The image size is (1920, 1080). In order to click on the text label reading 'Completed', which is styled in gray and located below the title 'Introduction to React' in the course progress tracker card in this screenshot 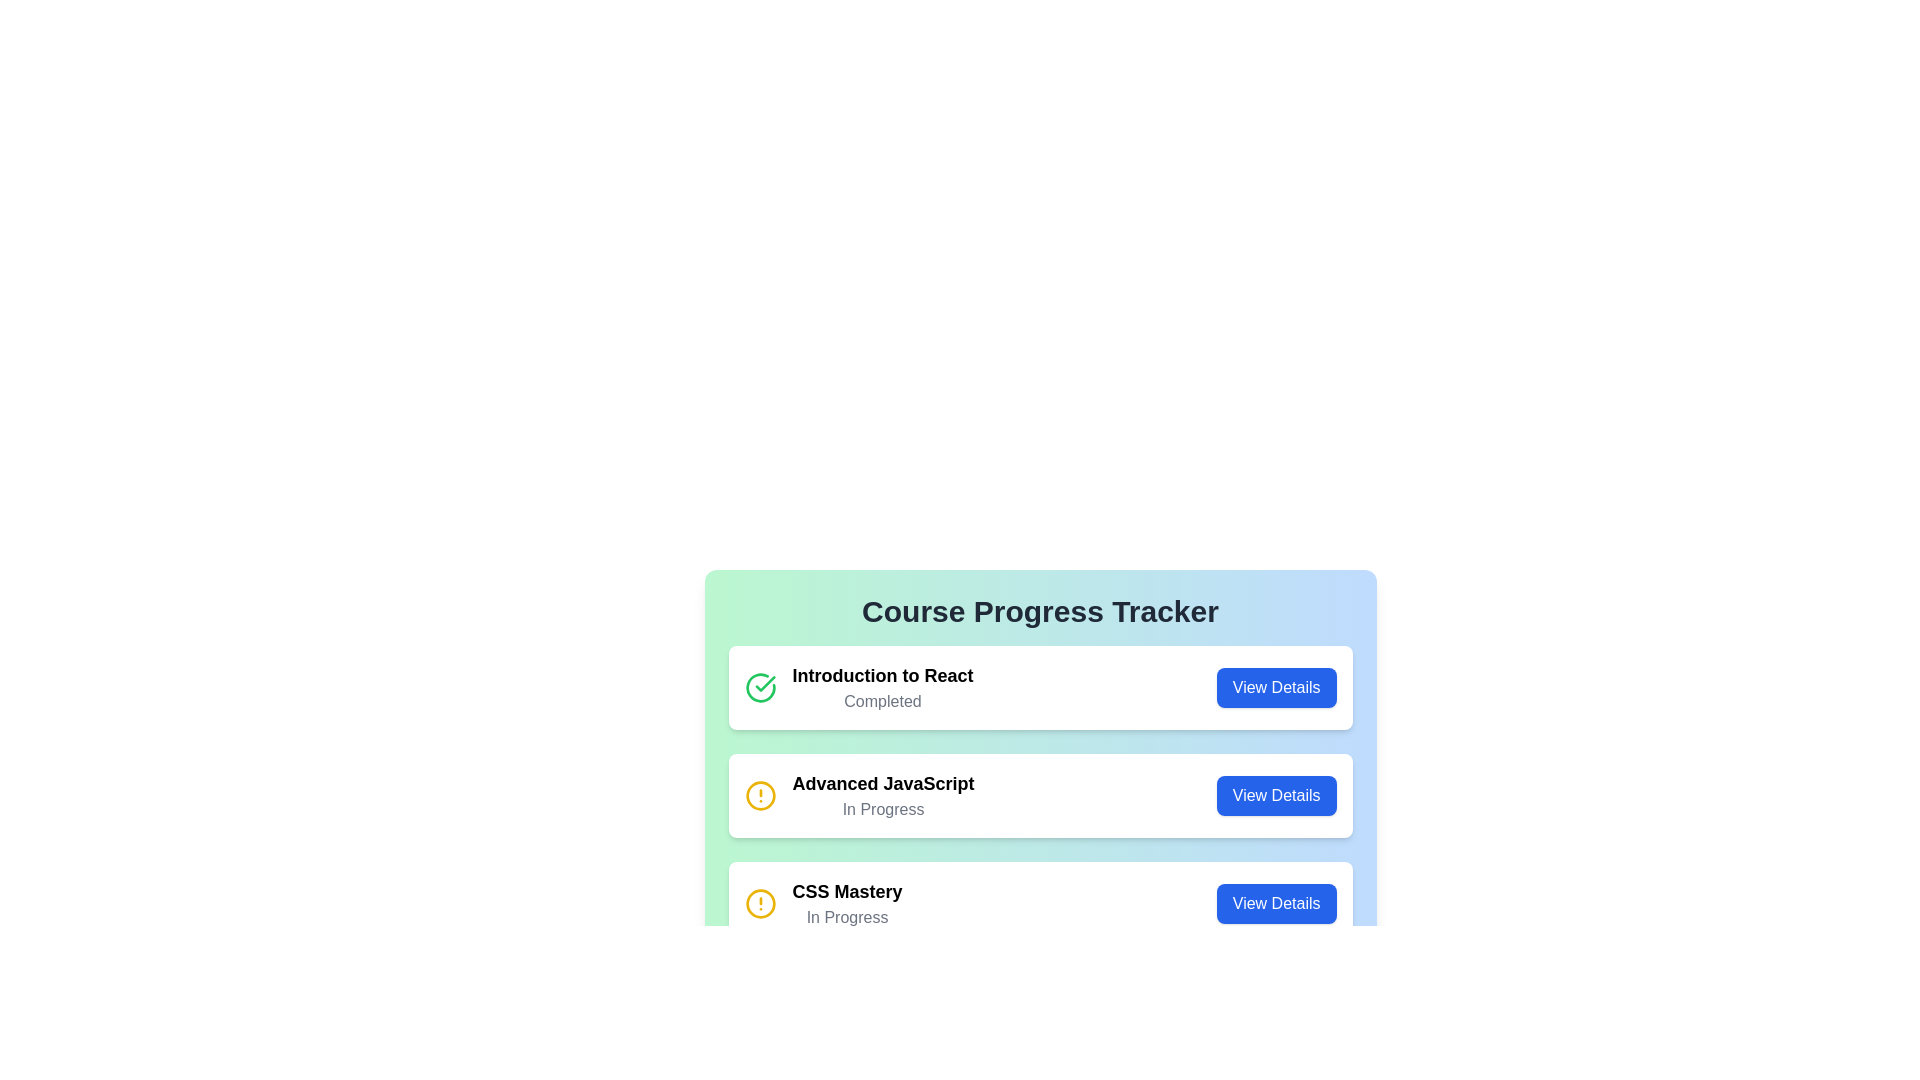, I will do `click(882, 701)`.